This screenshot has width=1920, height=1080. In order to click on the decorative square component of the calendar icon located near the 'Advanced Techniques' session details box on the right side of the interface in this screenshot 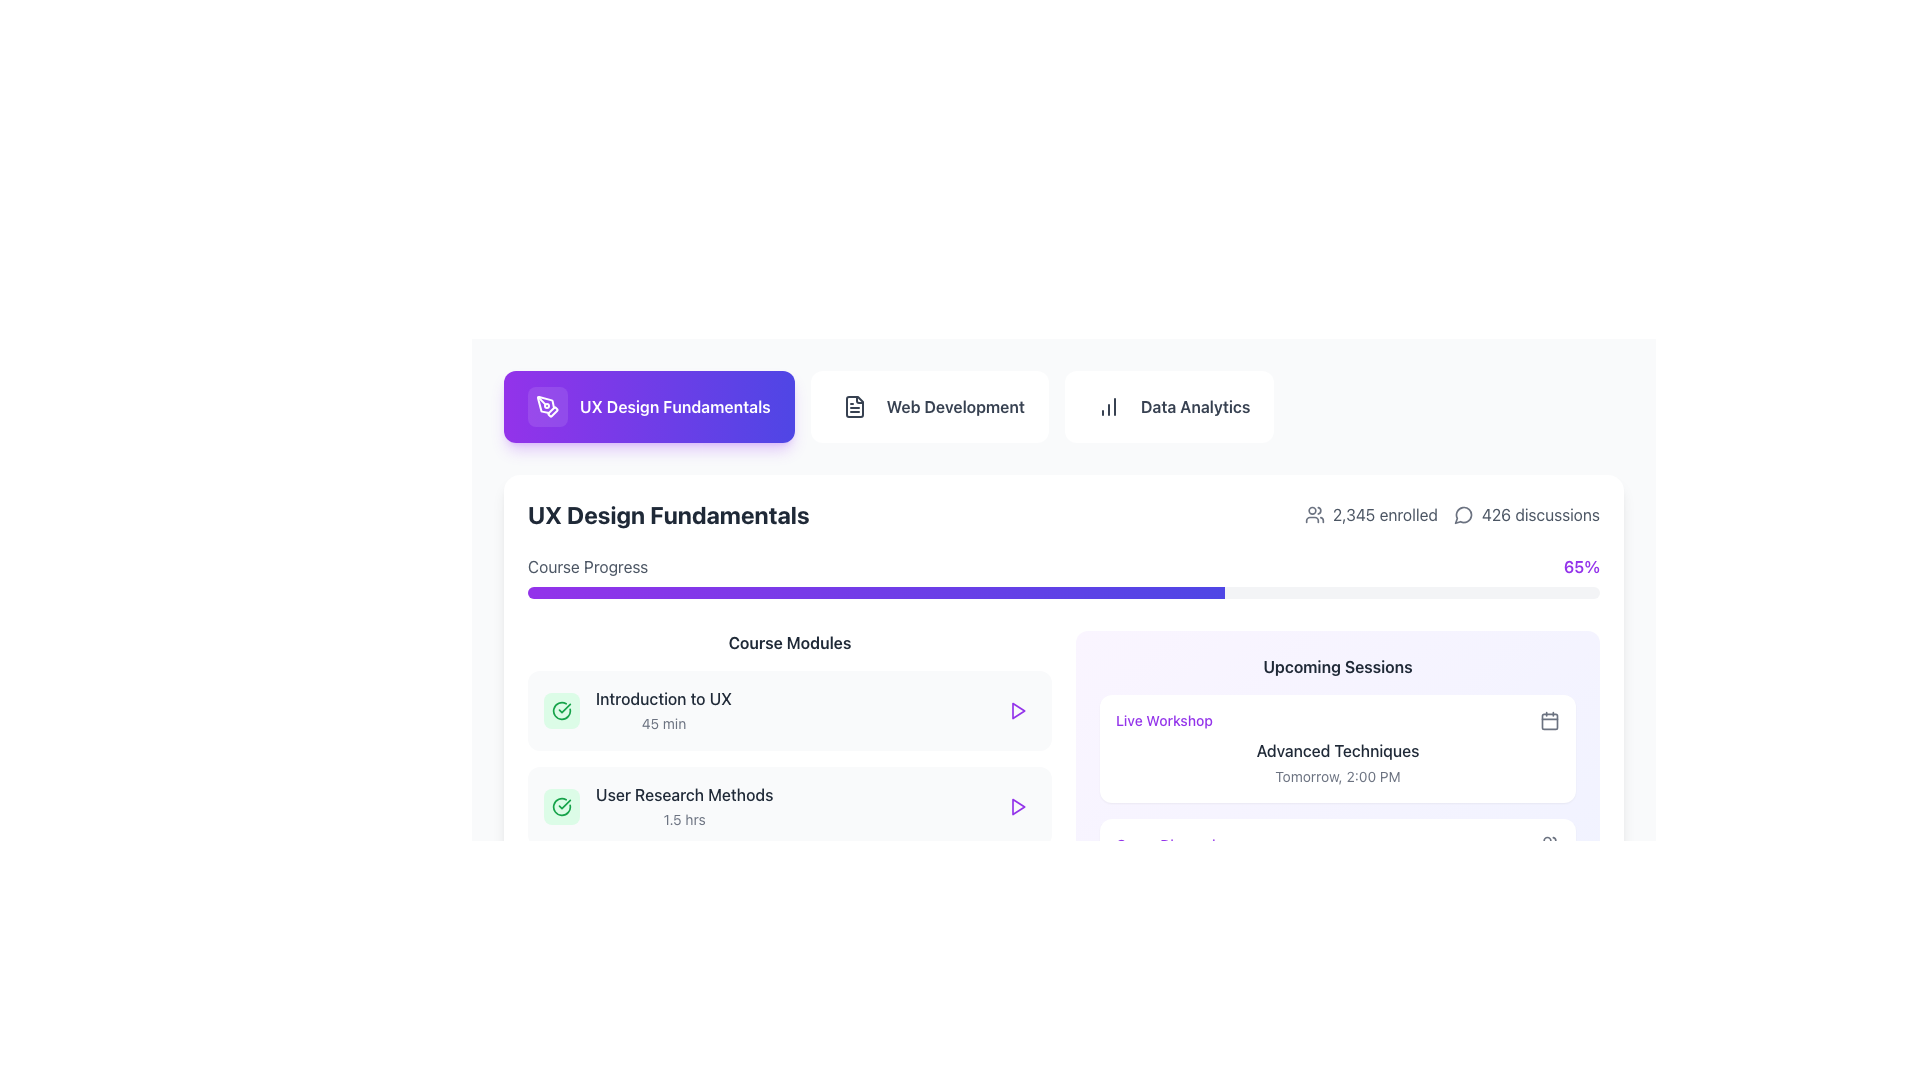, I will do `click(1549, 721)`.